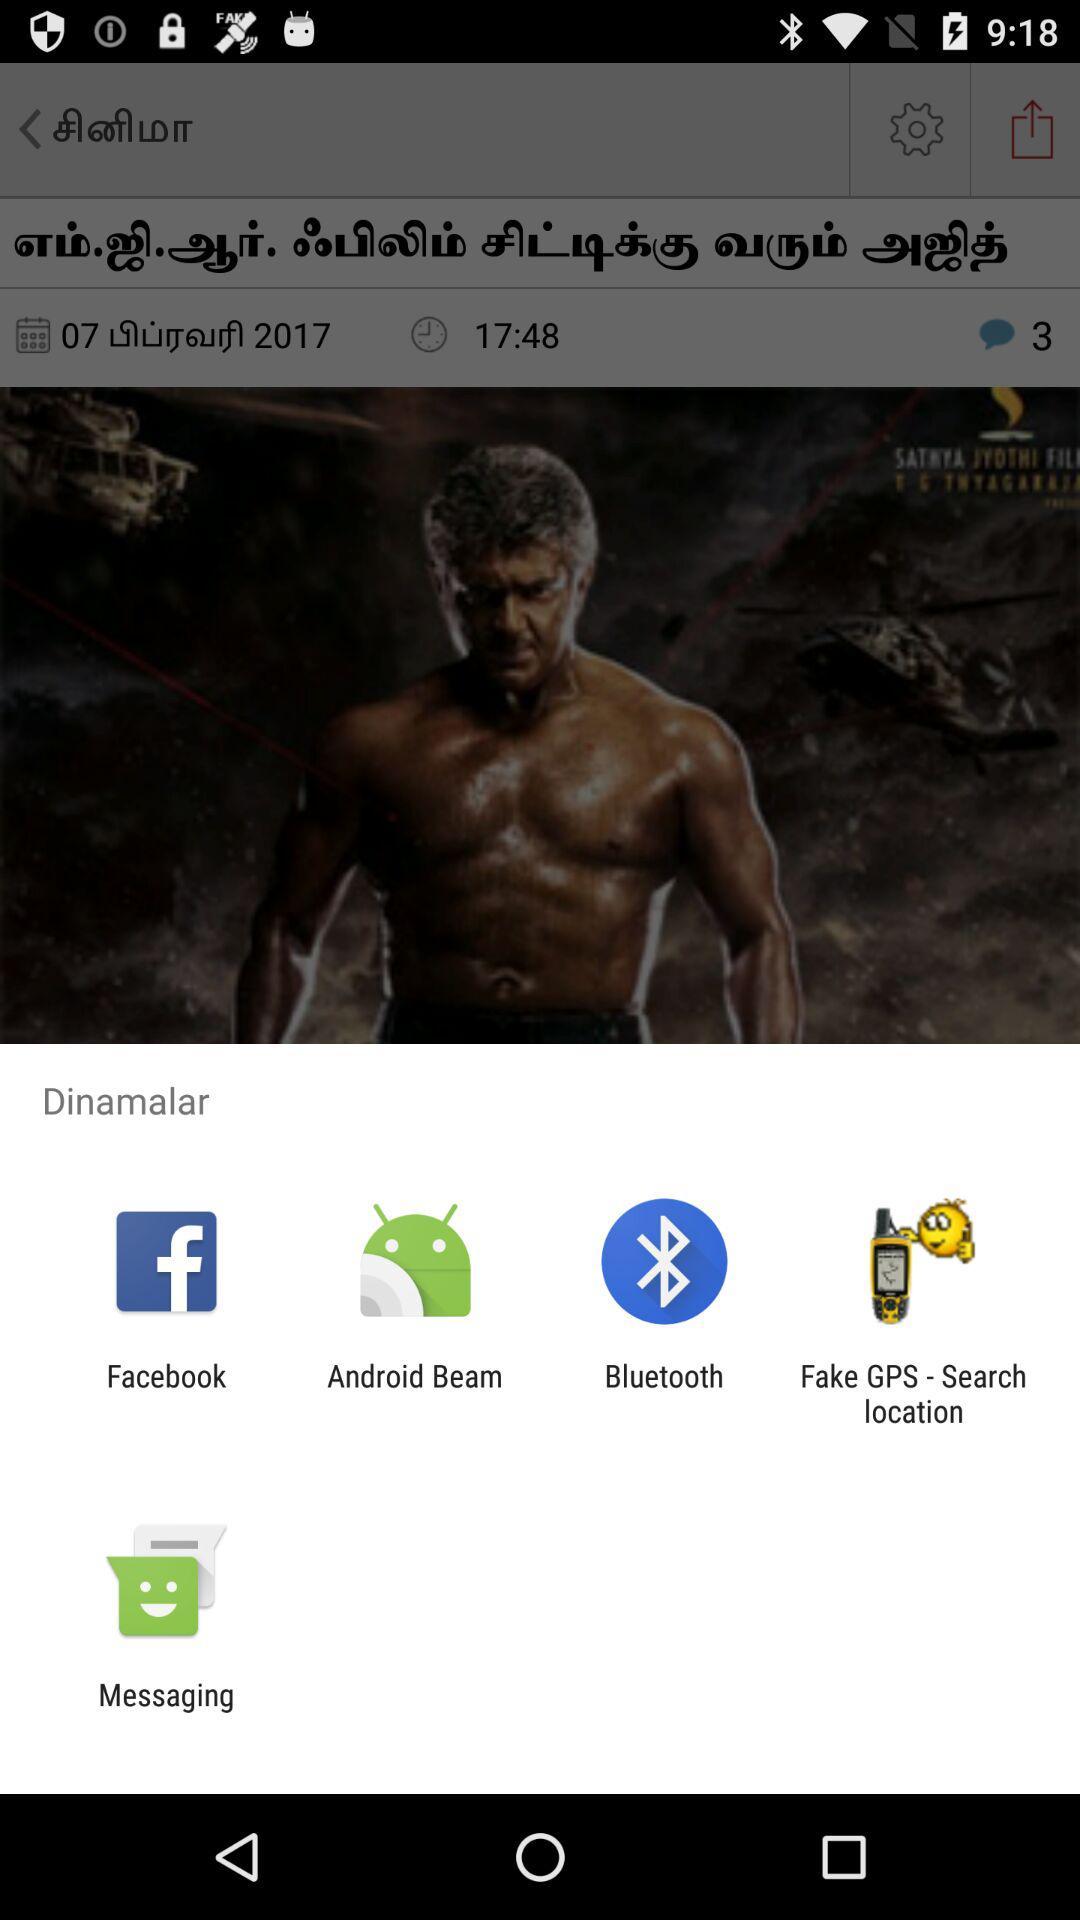 Image resolution: width=1080 pixels, height=1920 pixels. I want to click on the item to the left of the bluetooth item, so click(414, 1392).